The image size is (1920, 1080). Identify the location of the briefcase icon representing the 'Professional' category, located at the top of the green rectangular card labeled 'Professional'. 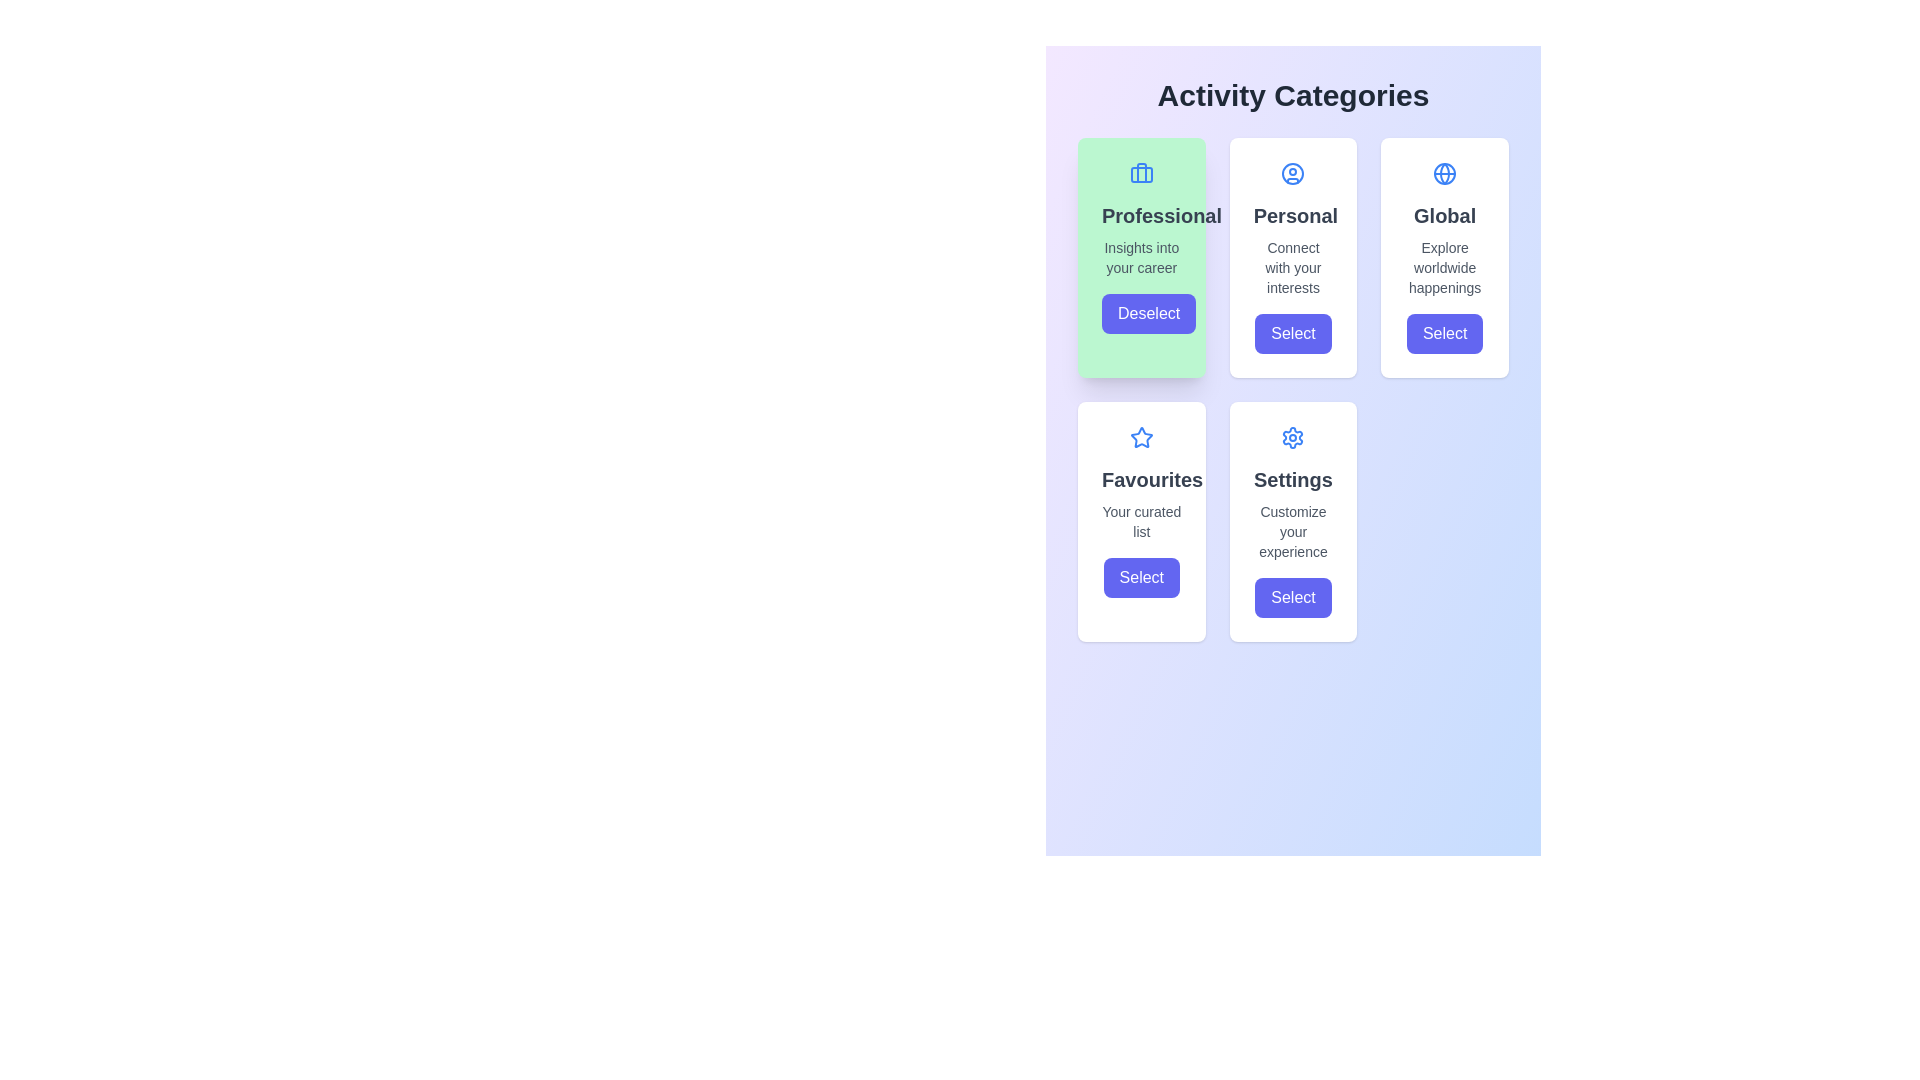
(1141, 172).